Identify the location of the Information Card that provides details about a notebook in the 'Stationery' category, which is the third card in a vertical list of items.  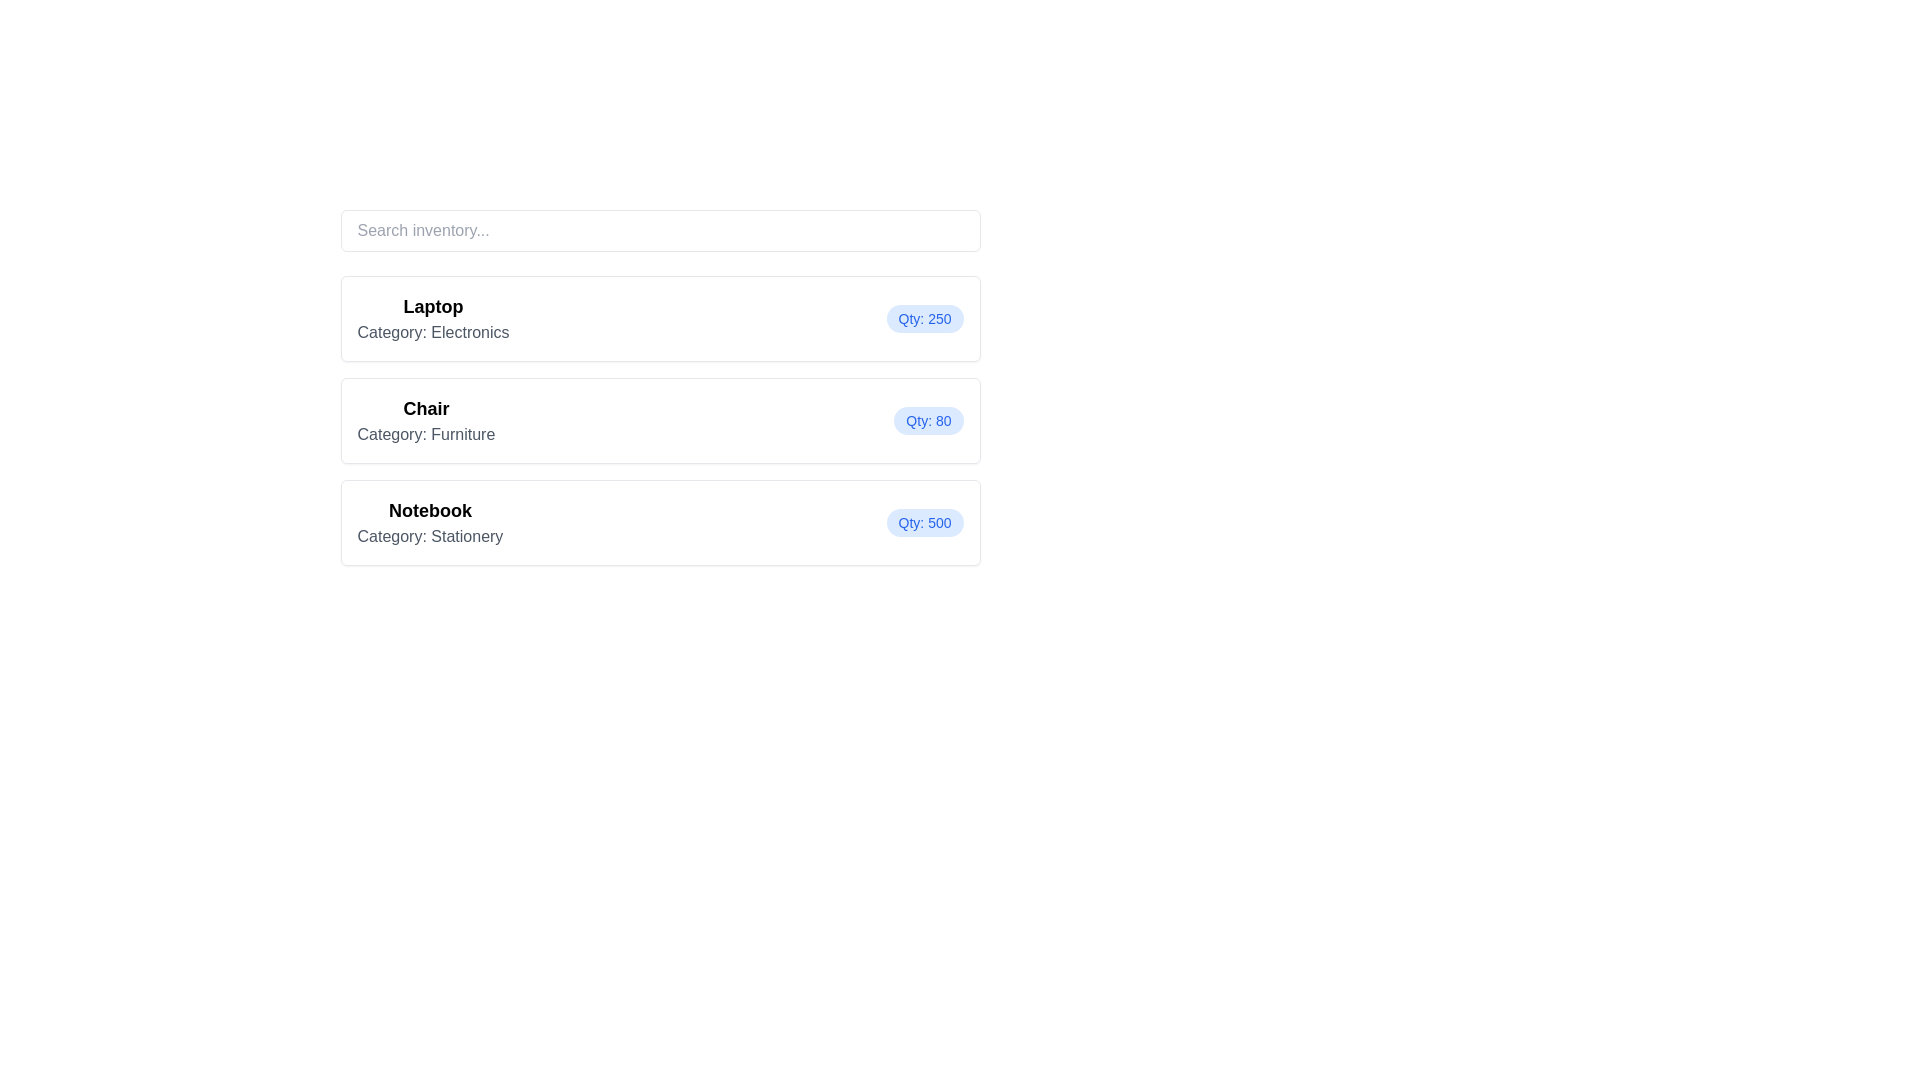
(660, 522).